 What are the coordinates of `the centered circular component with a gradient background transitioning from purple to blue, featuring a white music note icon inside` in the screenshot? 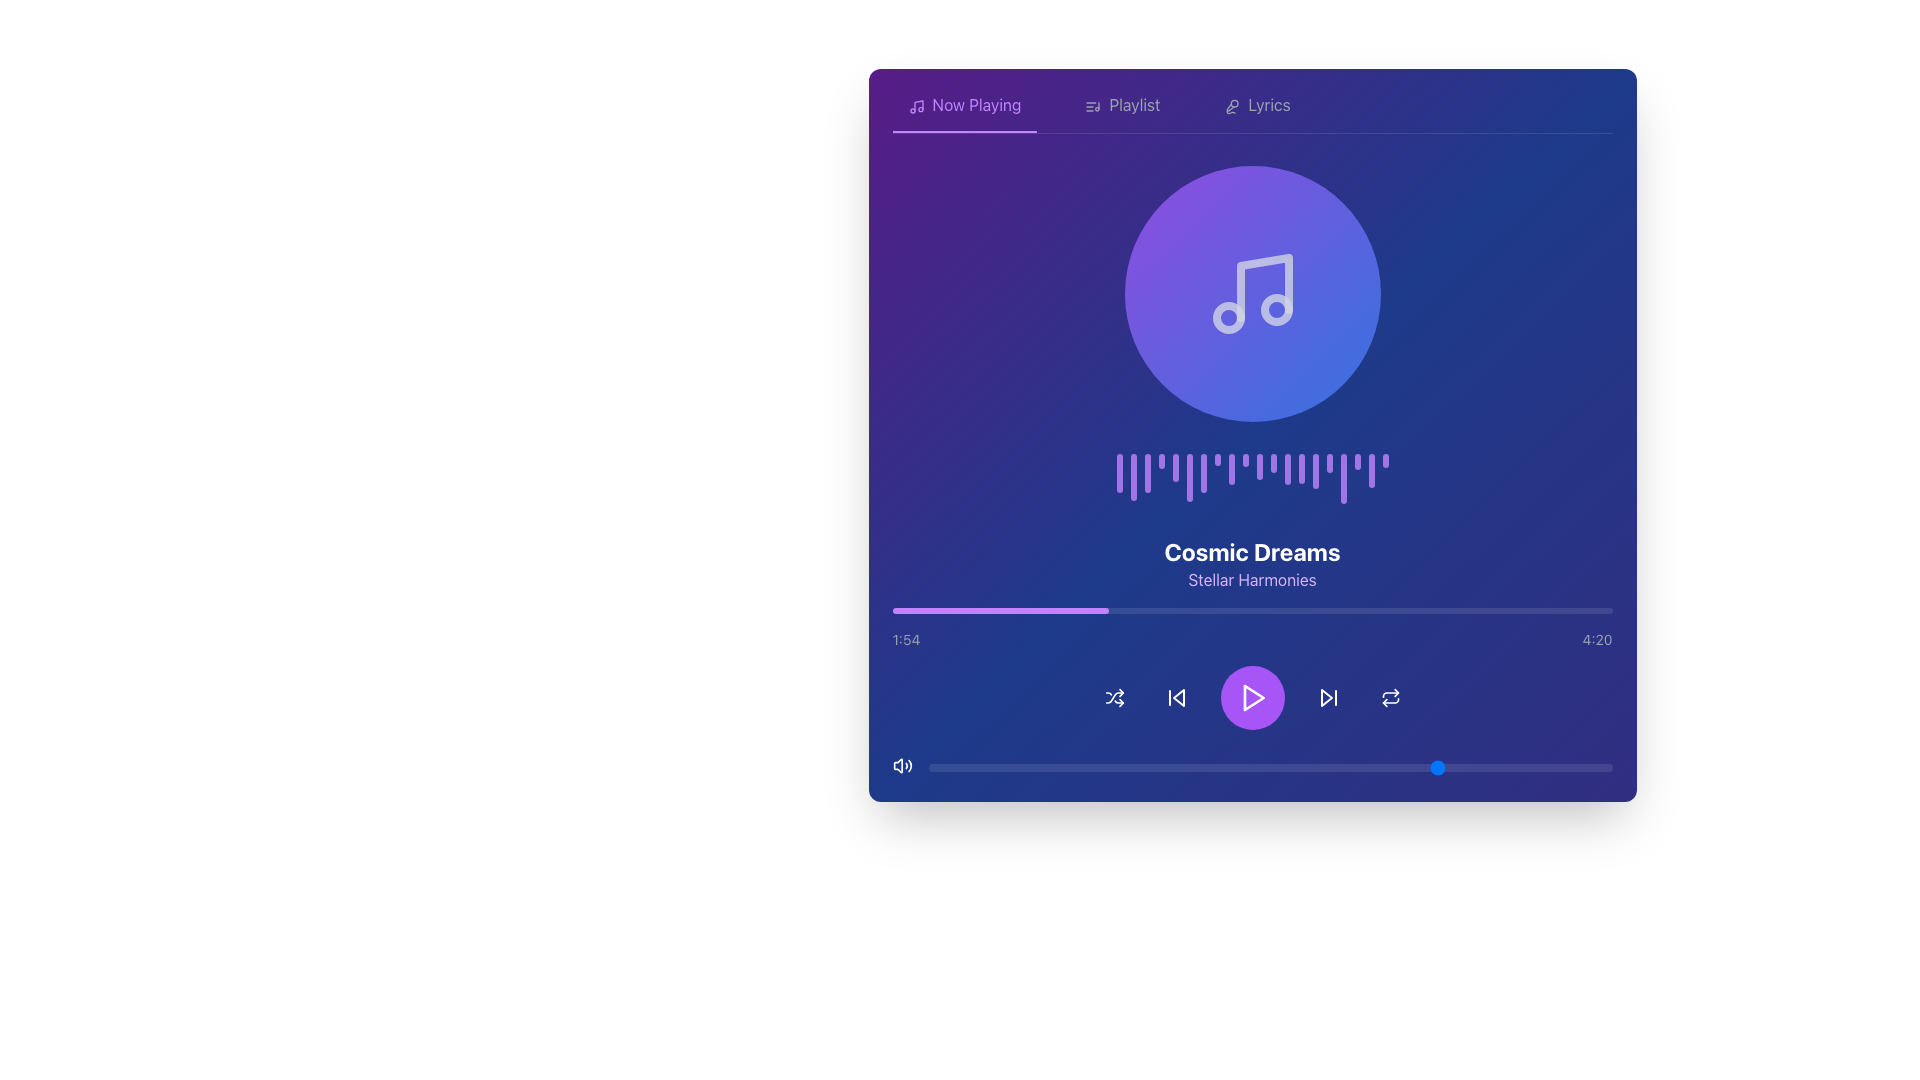 It's located at (1251, 293).